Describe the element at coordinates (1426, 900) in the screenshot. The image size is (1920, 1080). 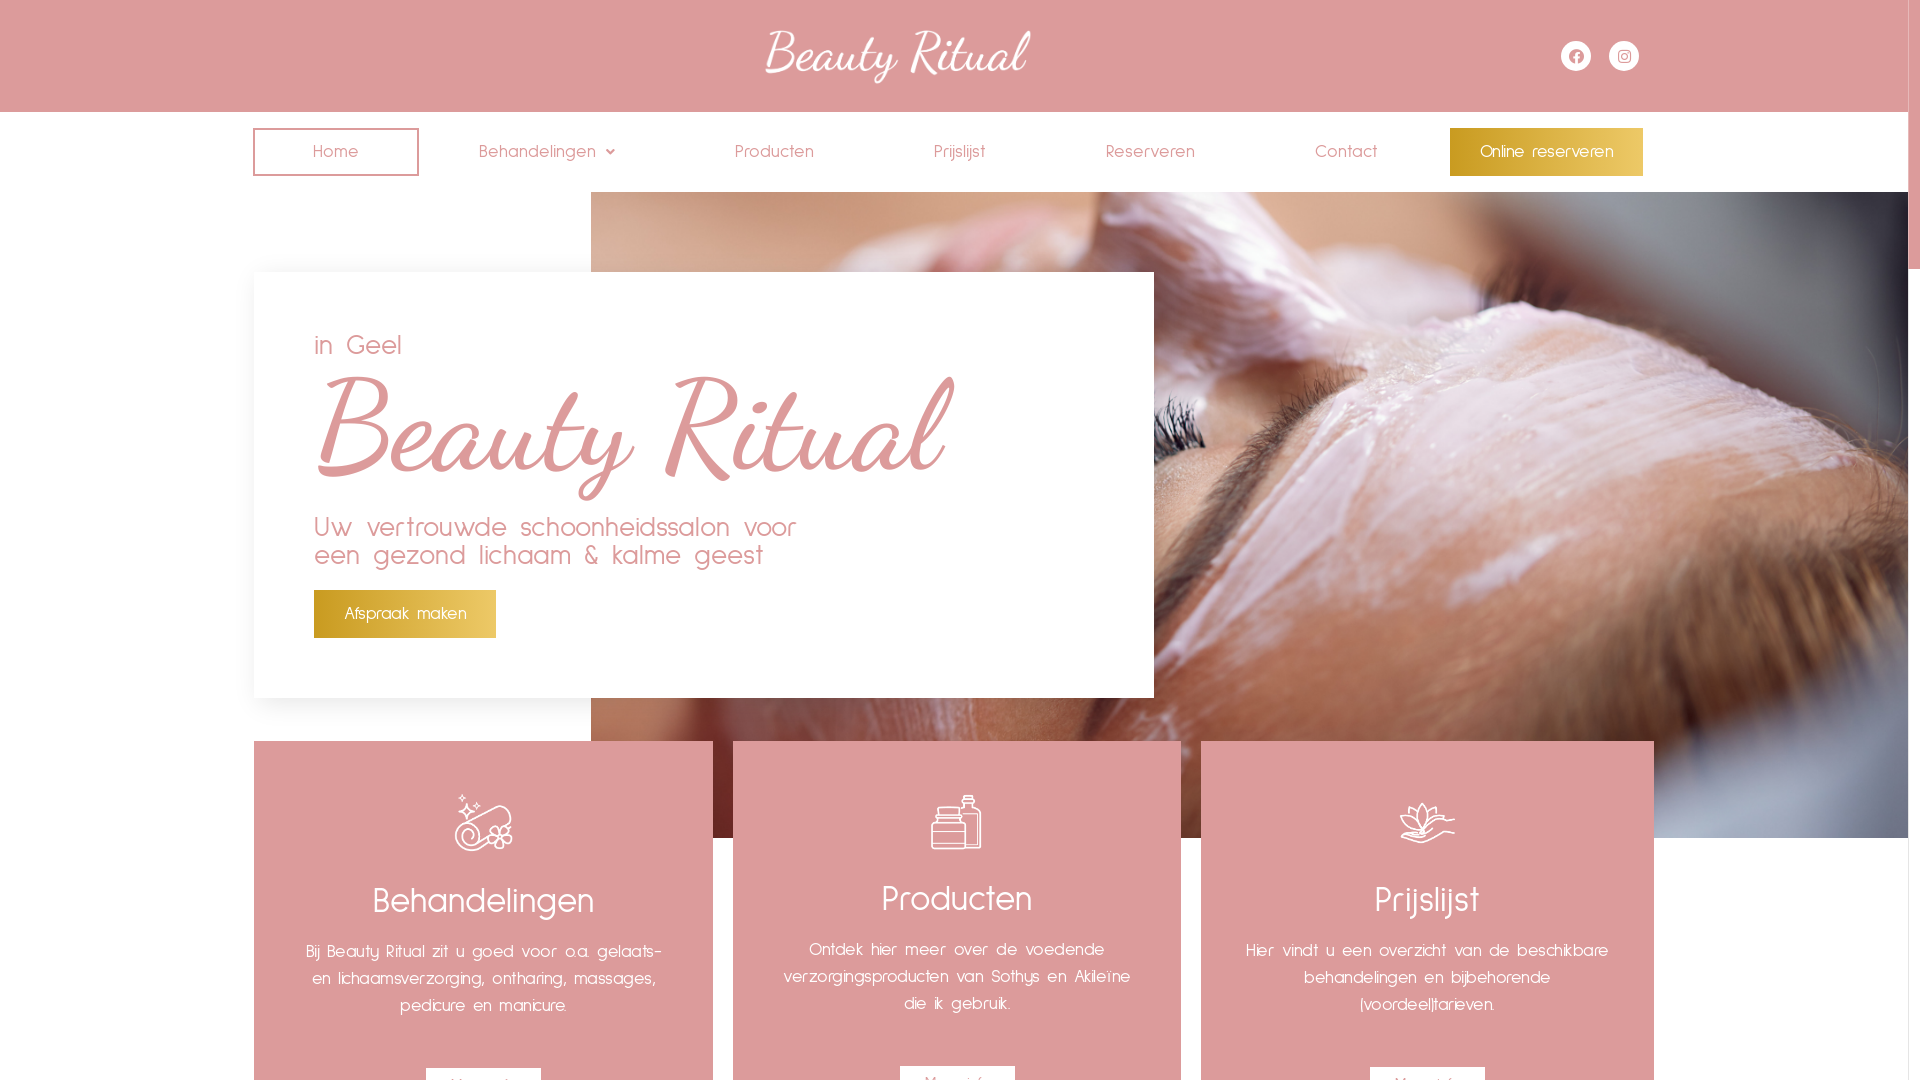
I see `'Prijslijst'` at that location.